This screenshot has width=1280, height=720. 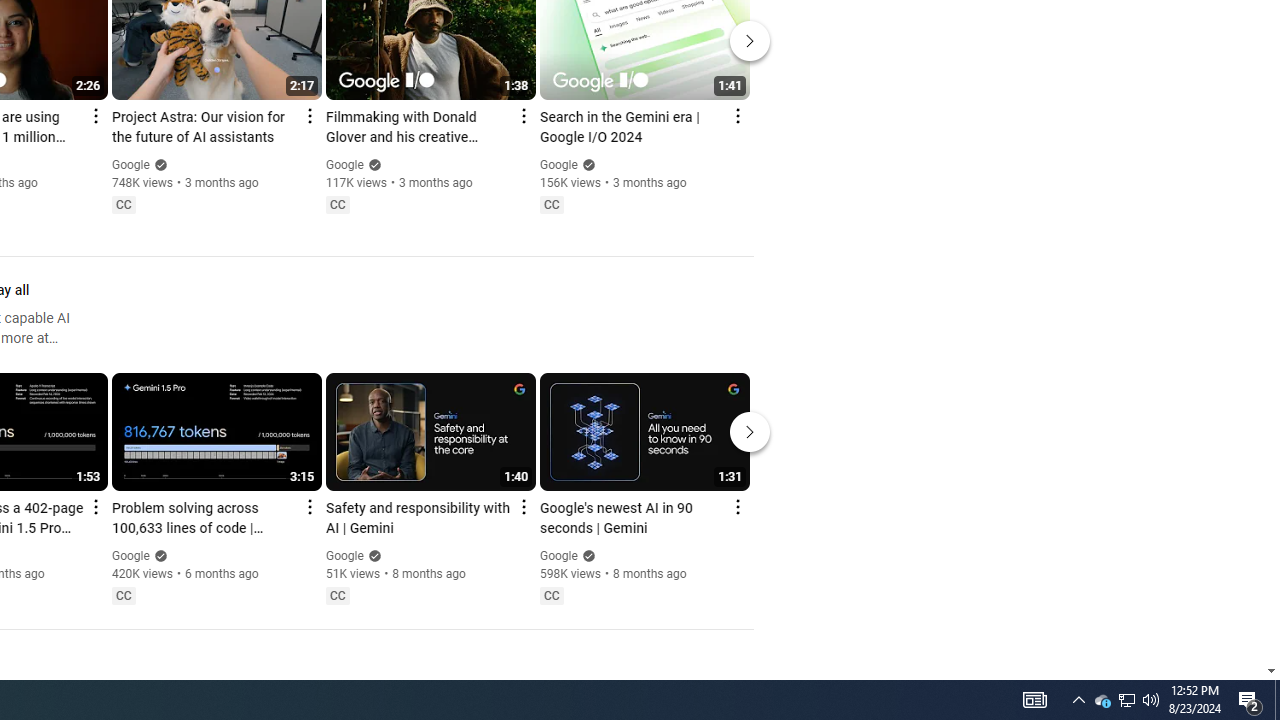 What do you see at coordinates (736, 505) in the screenshot?
I see `'Action menu'` at bounding box center [736, 505].